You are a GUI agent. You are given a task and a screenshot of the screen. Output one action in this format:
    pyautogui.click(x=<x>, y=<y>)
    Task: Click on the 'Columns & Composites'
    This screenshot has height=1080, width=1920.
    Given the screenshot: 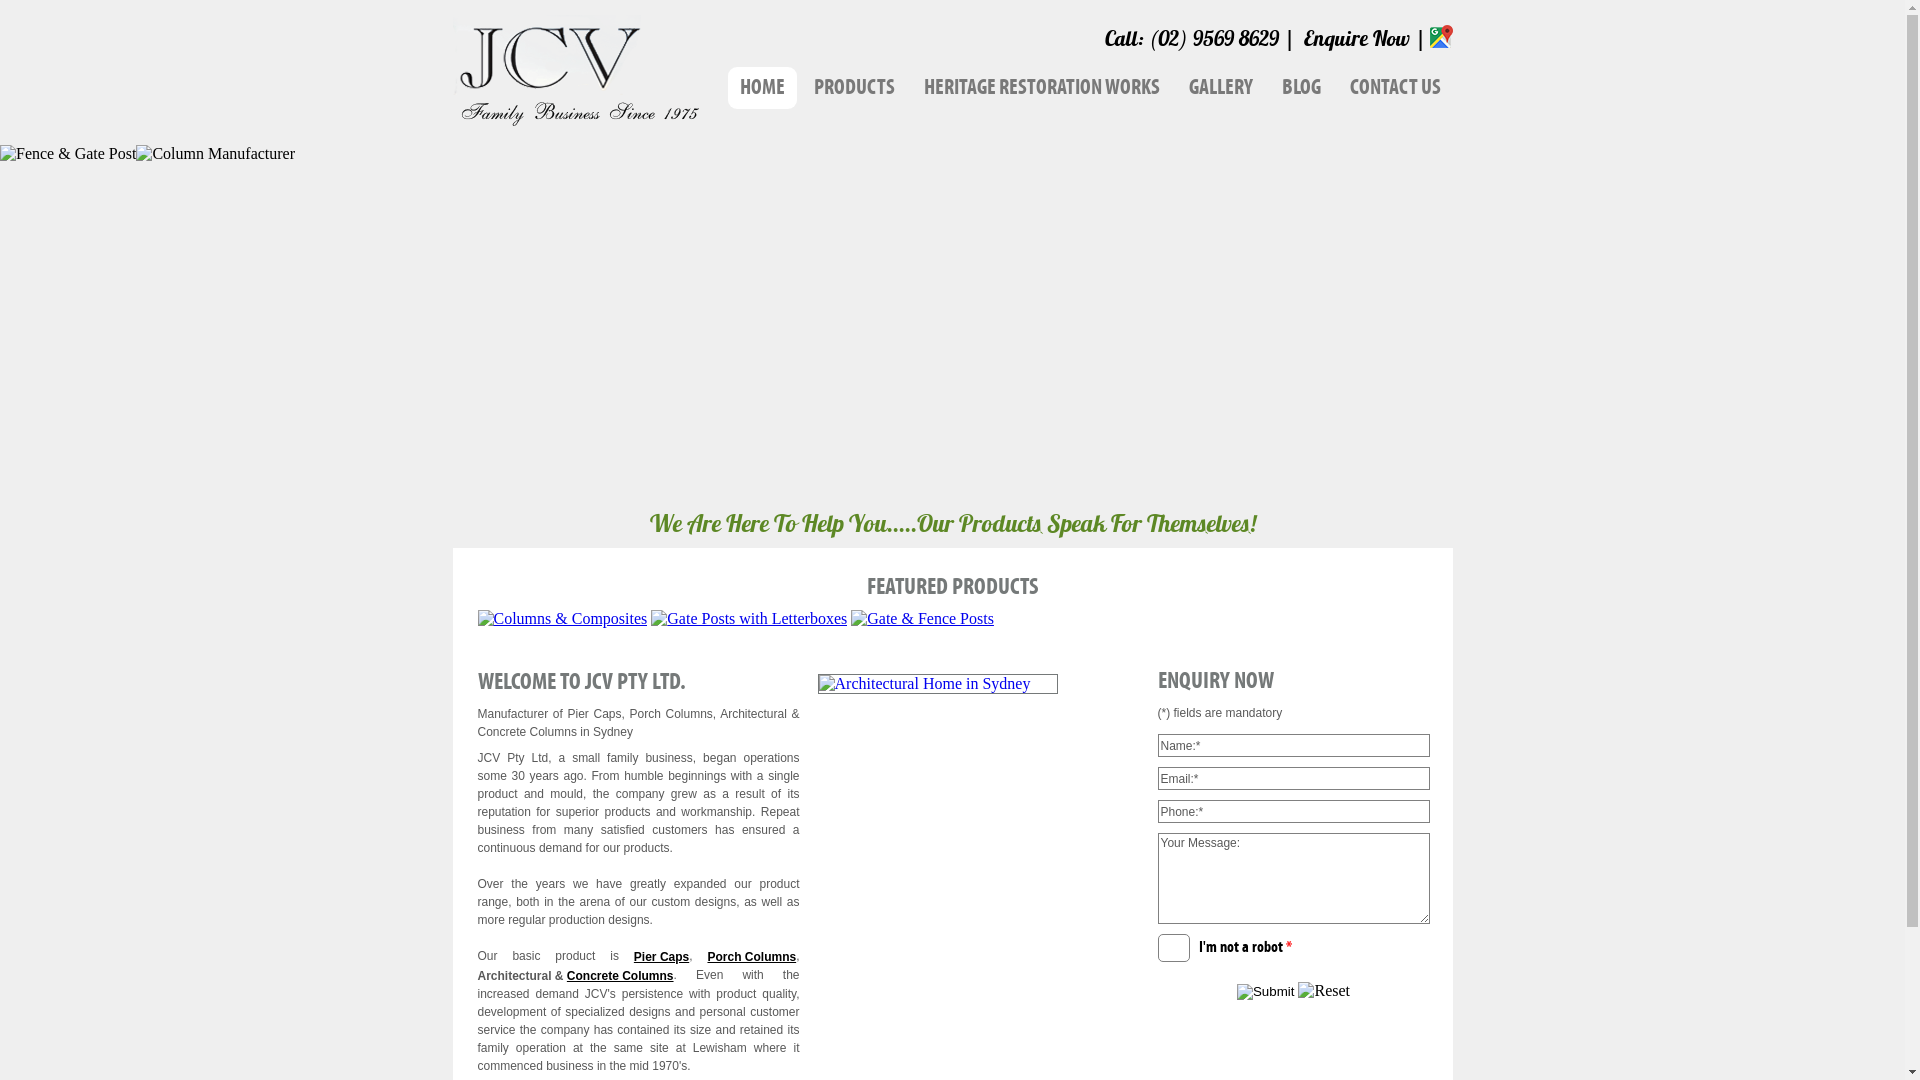 What is the action you would take?
    pyautogui.click(x=561, y=617)
    